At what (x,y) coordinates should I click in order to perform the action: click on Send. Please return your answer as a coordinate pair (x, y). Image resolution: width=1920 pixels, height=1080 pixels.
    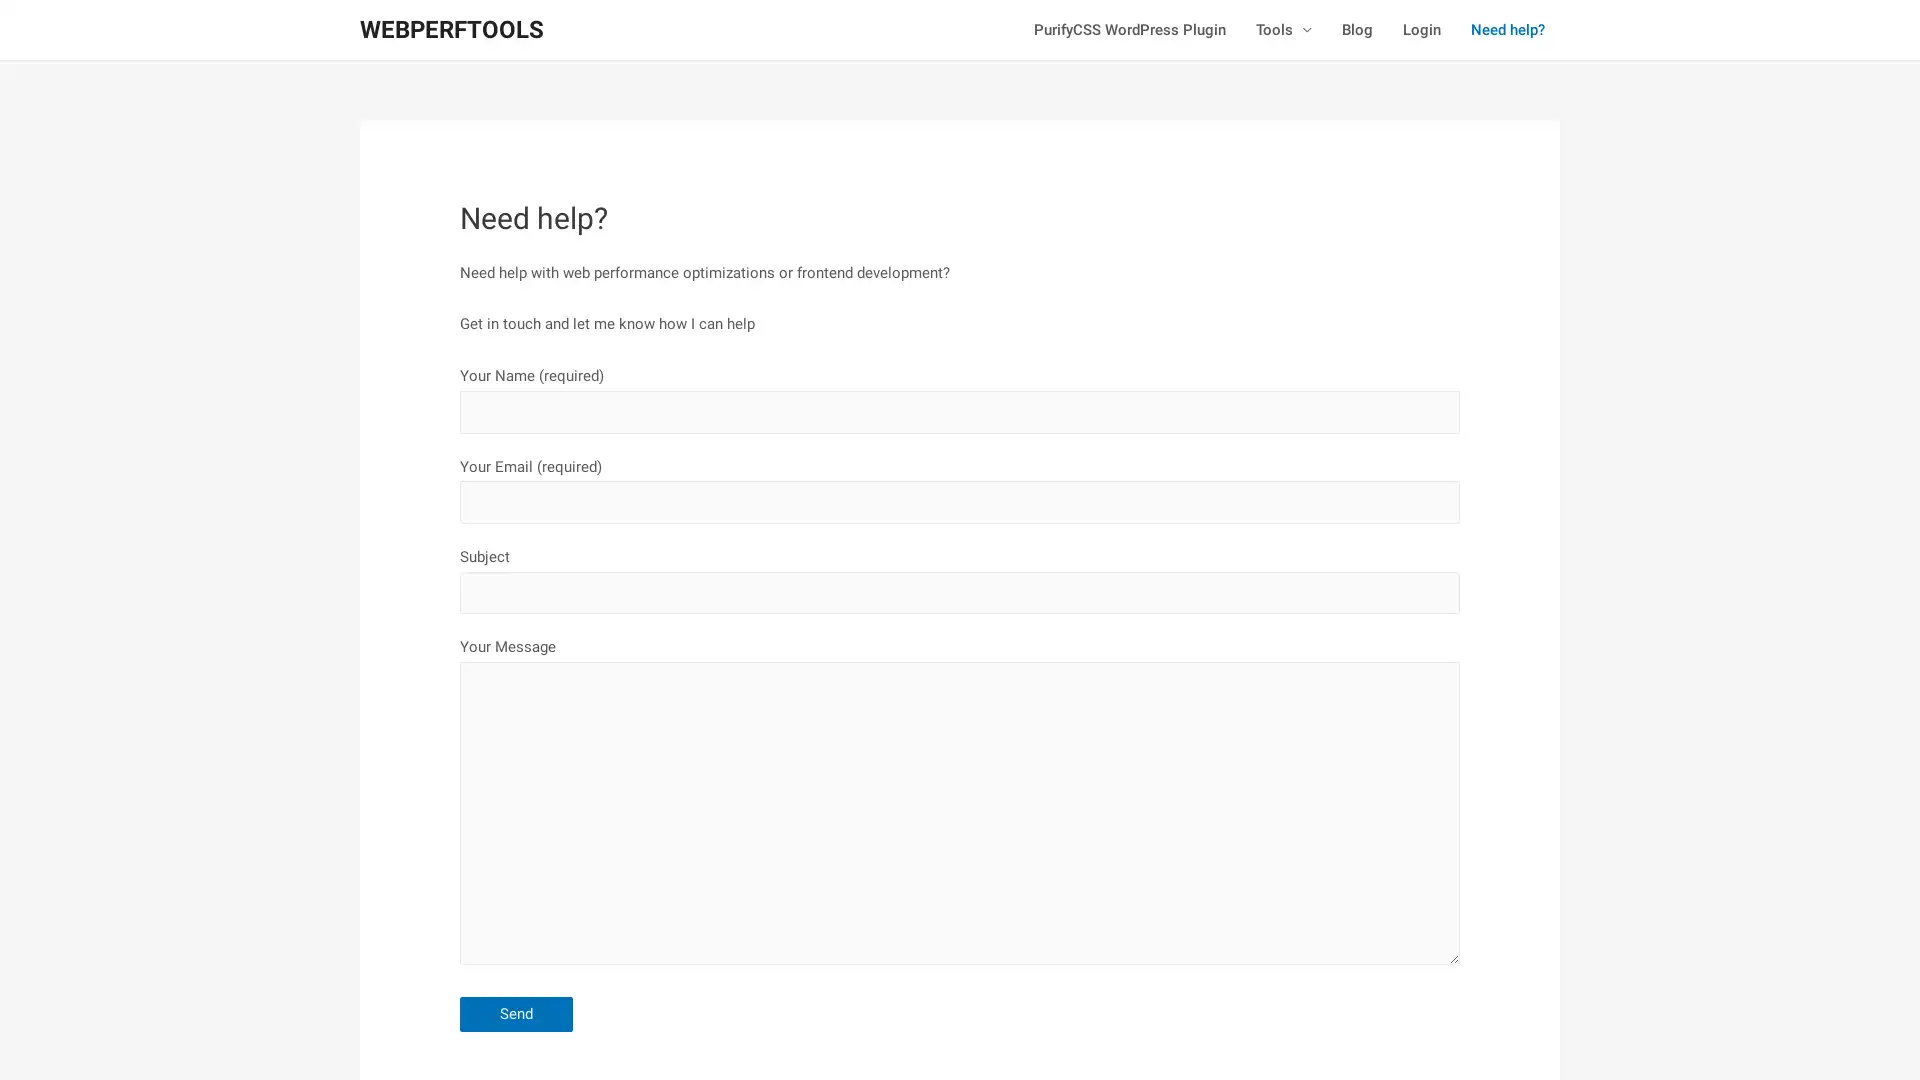
    Looking at the image, I should click on (516, 1013).